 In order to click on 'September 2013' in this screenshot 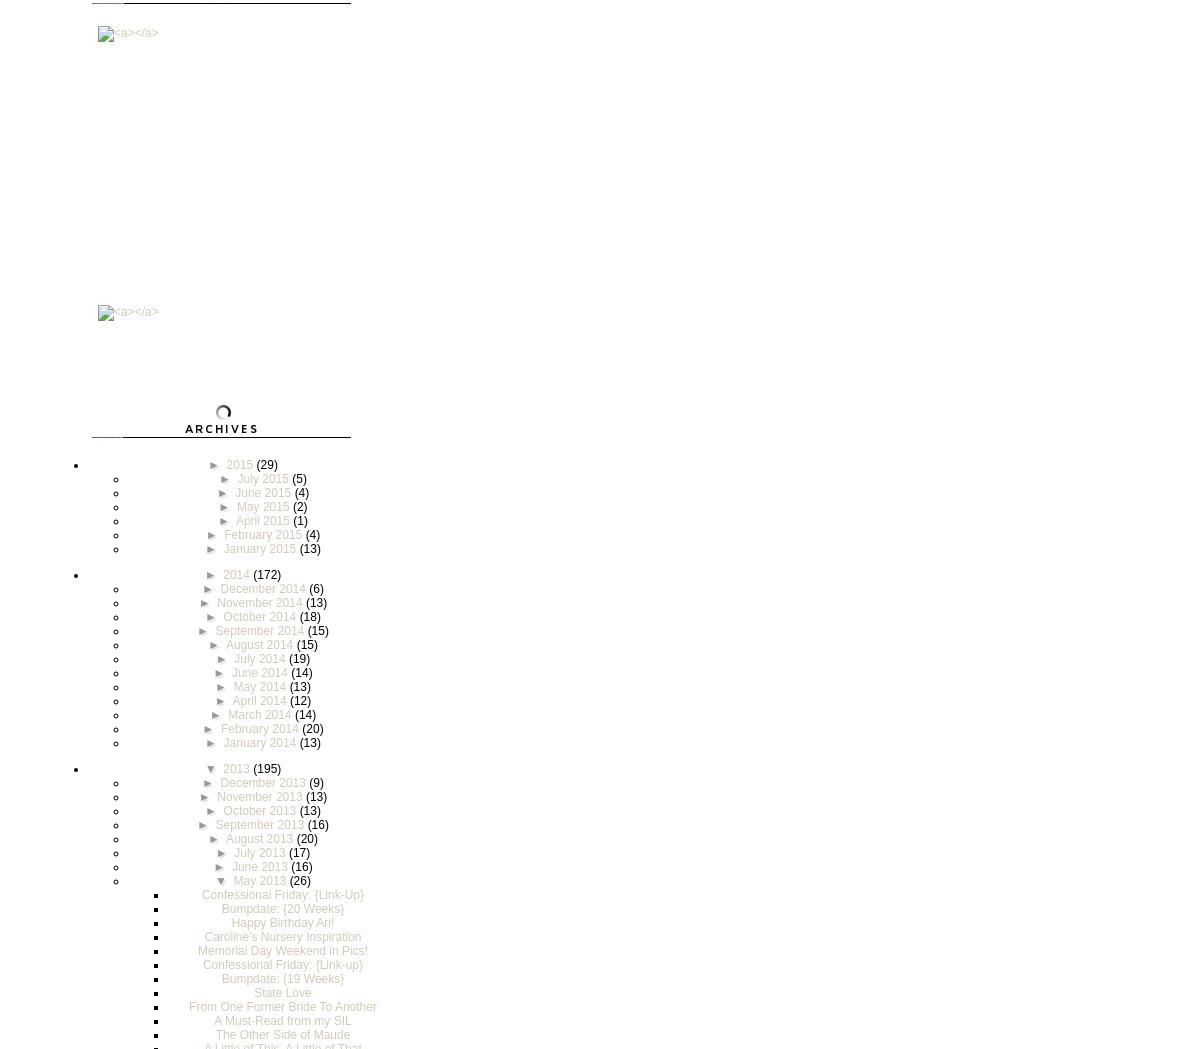, I will do `click(261, 824)`.